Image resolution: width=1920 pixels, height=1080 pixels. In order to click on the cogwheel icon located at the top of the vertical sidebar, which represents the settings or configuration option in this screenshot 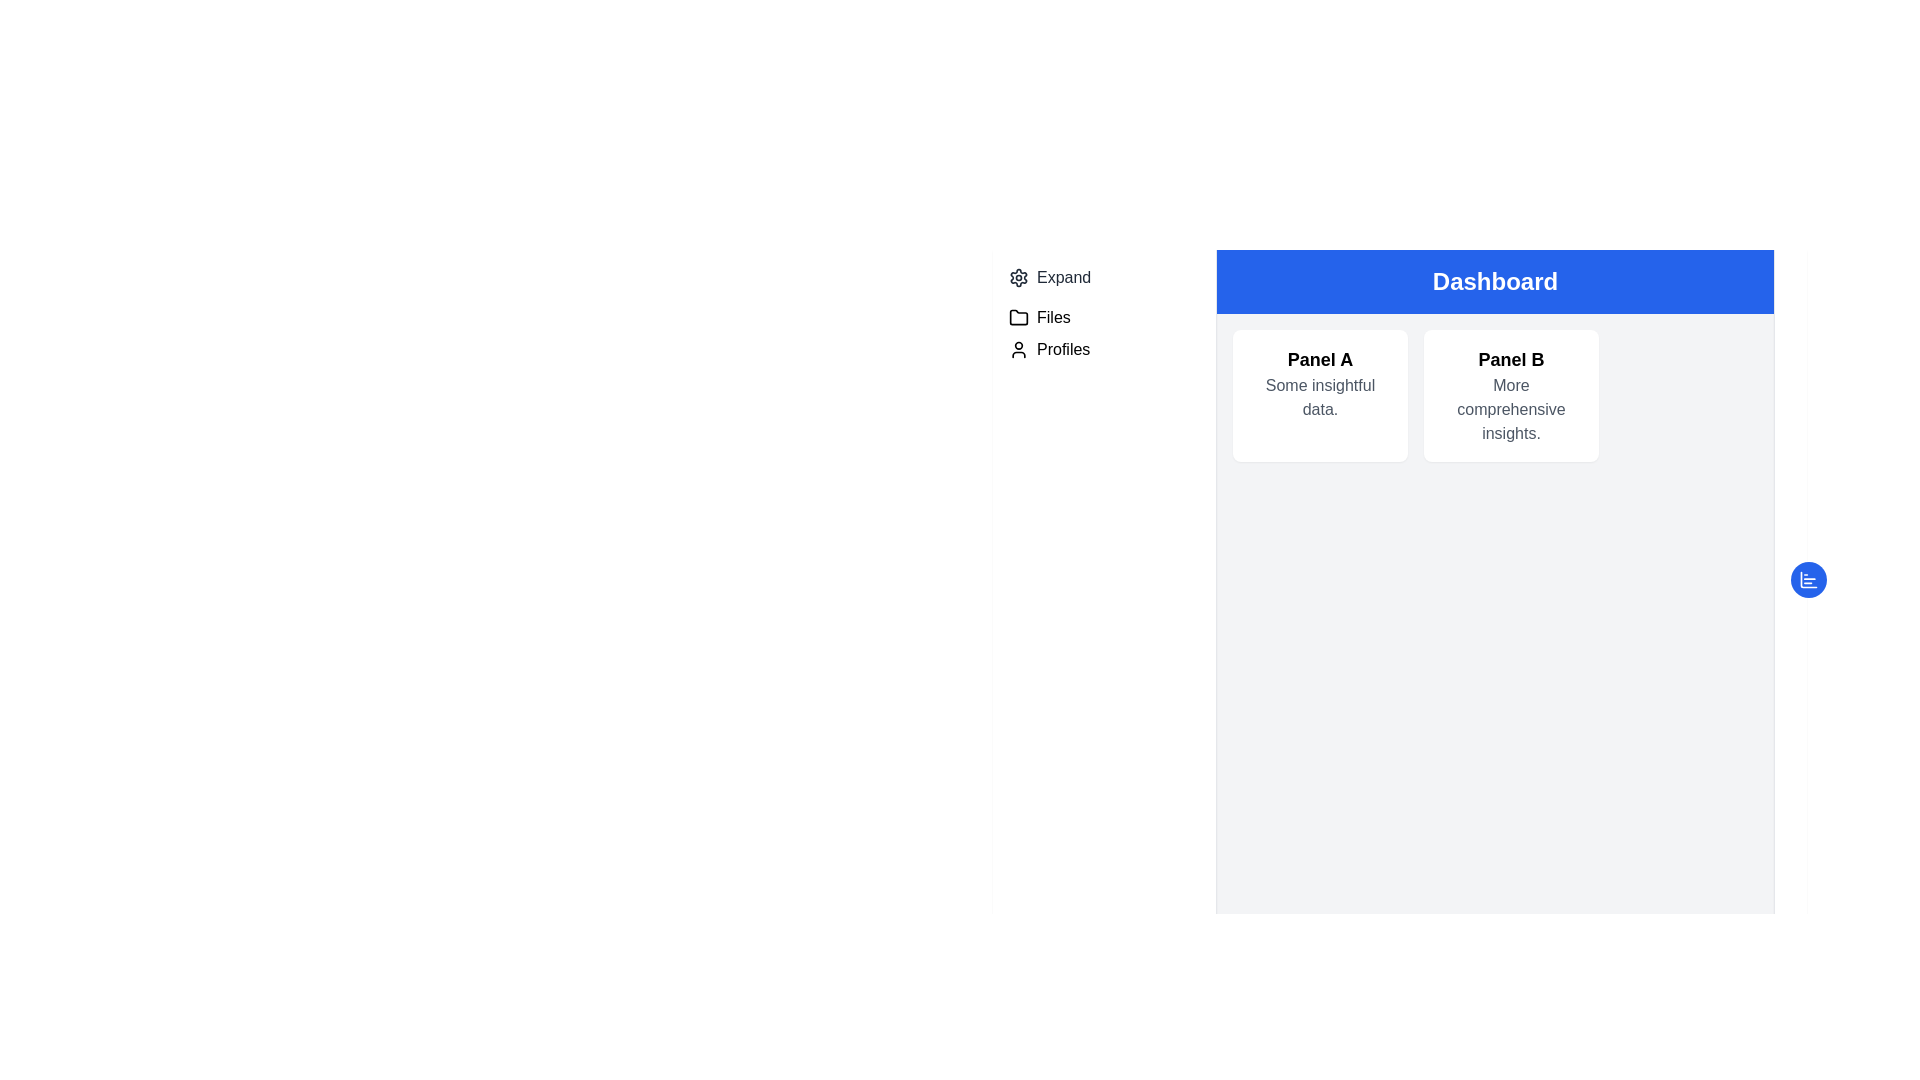, I will do `click(1018, 277)`.